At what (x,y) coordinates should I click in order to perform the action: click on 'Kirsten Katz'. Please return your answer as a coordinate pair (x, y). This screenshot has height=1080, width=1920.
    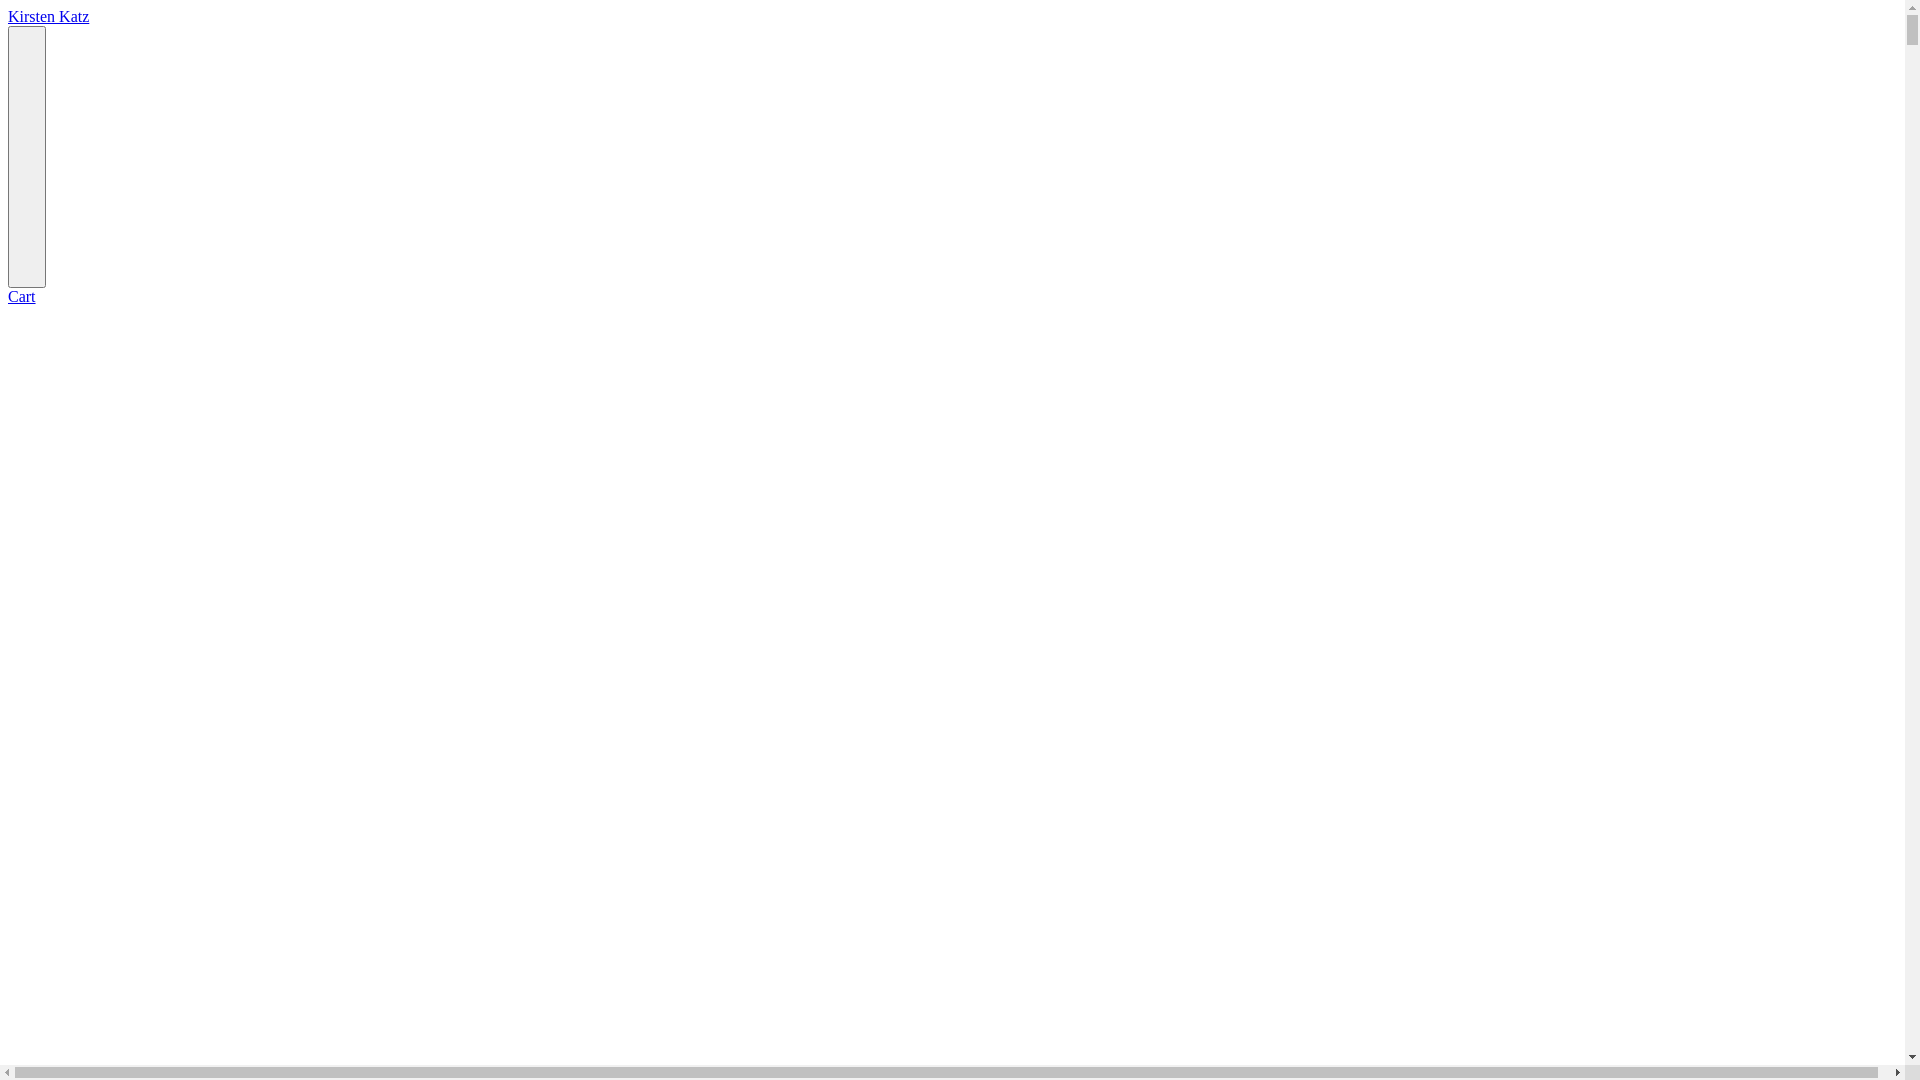
    Looking at the image, I should click on (48, 16).